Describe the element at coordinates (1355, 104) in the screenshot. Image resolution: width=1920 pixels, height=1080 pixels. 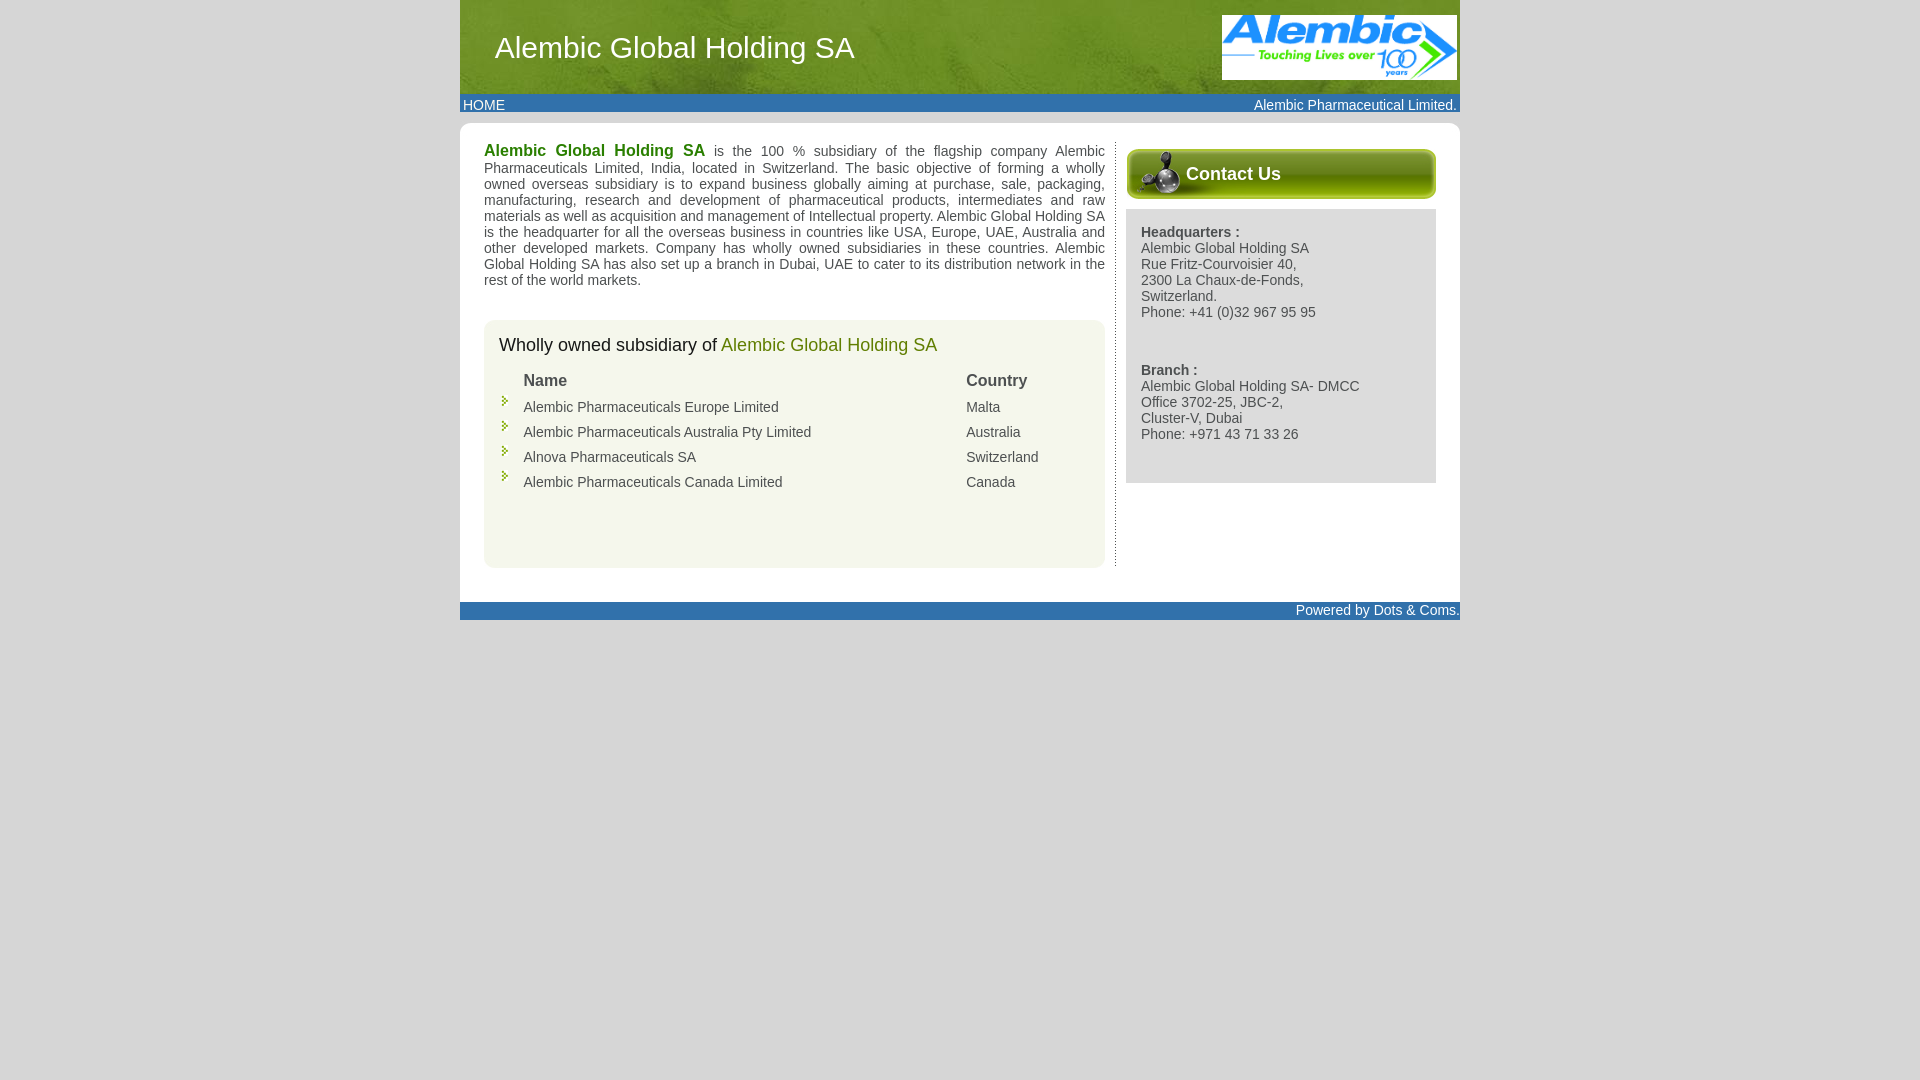
I see `'Alembic Pharmaceutical Limited.'` at that location.